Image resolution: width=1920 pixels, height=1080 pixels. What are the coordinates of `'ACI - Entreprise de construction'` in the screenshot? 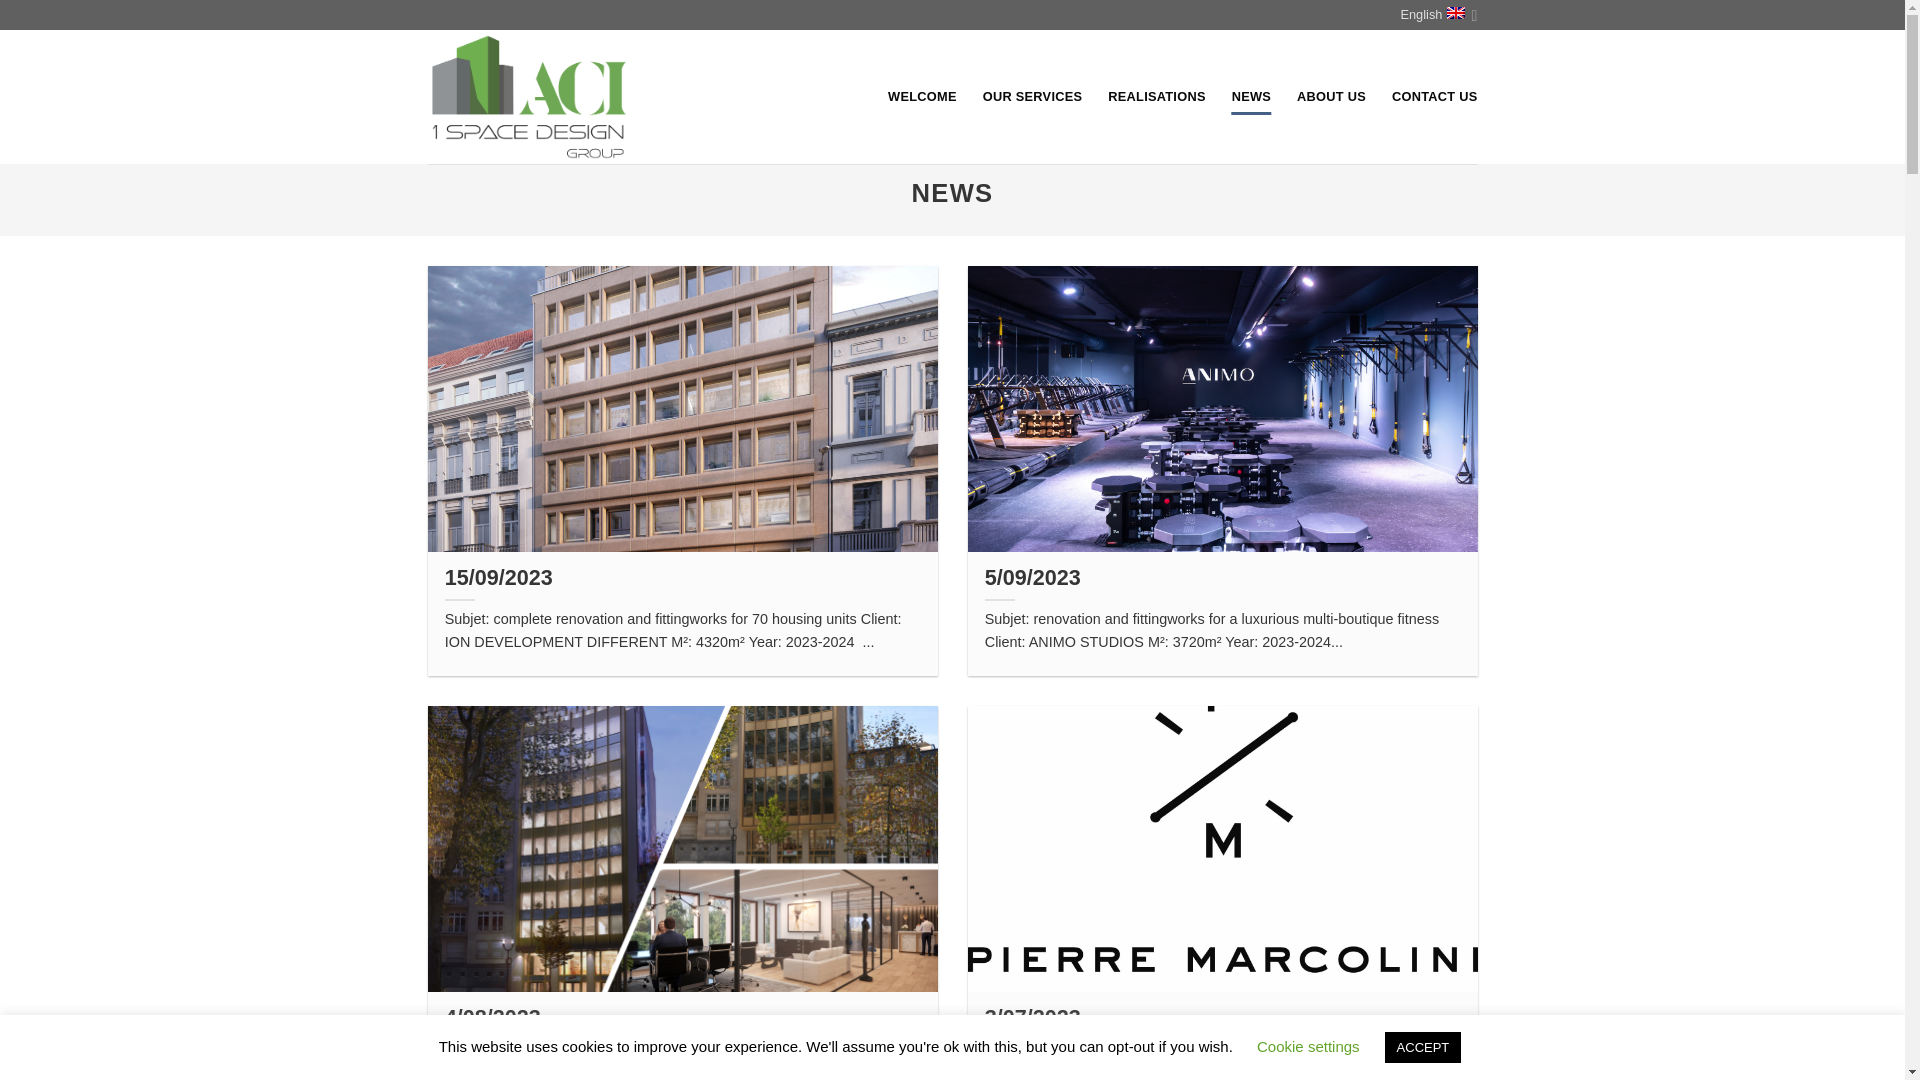 It's located at (553, 96).